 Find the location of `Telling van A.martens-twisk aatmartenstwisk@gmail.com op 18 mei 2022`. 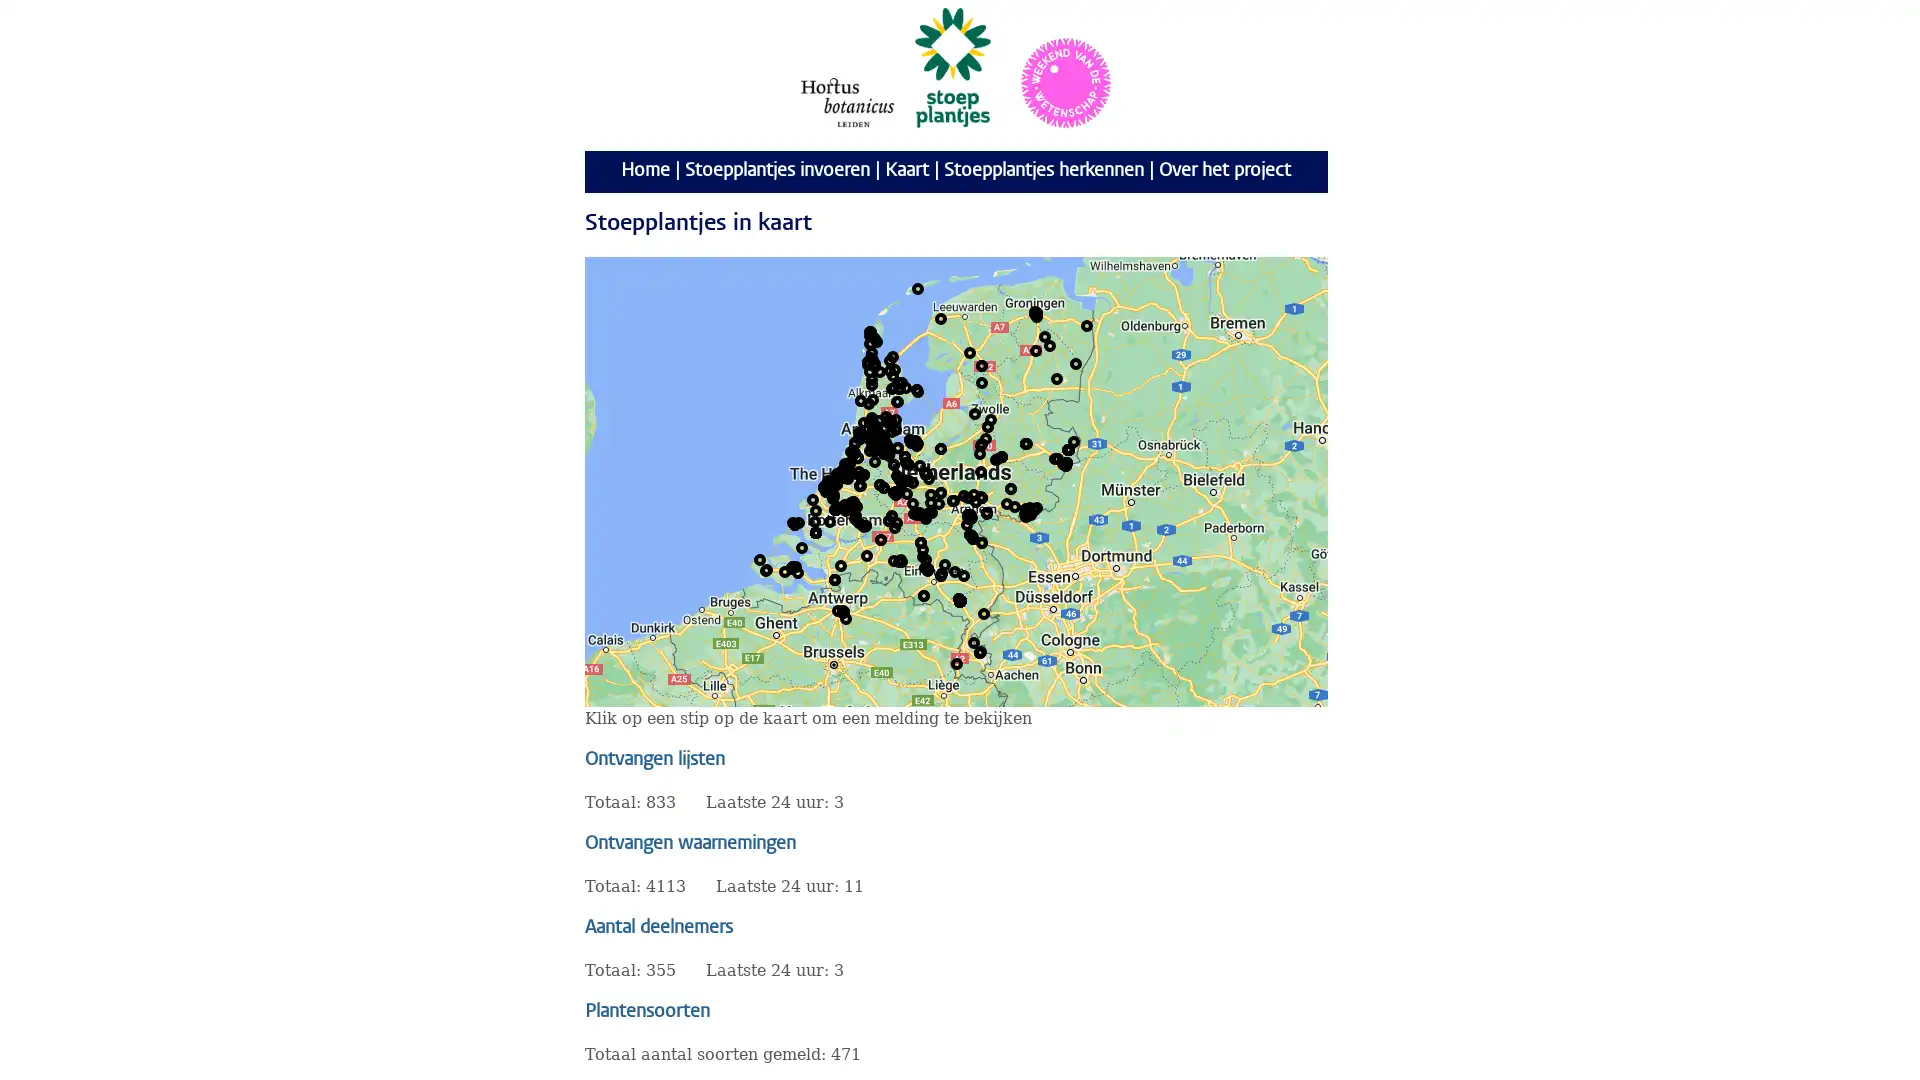

Telling van A.martens-twisk aatmartenstwisk@gmail.com op 18 mei 2022 is located at coordinates (870, 420).